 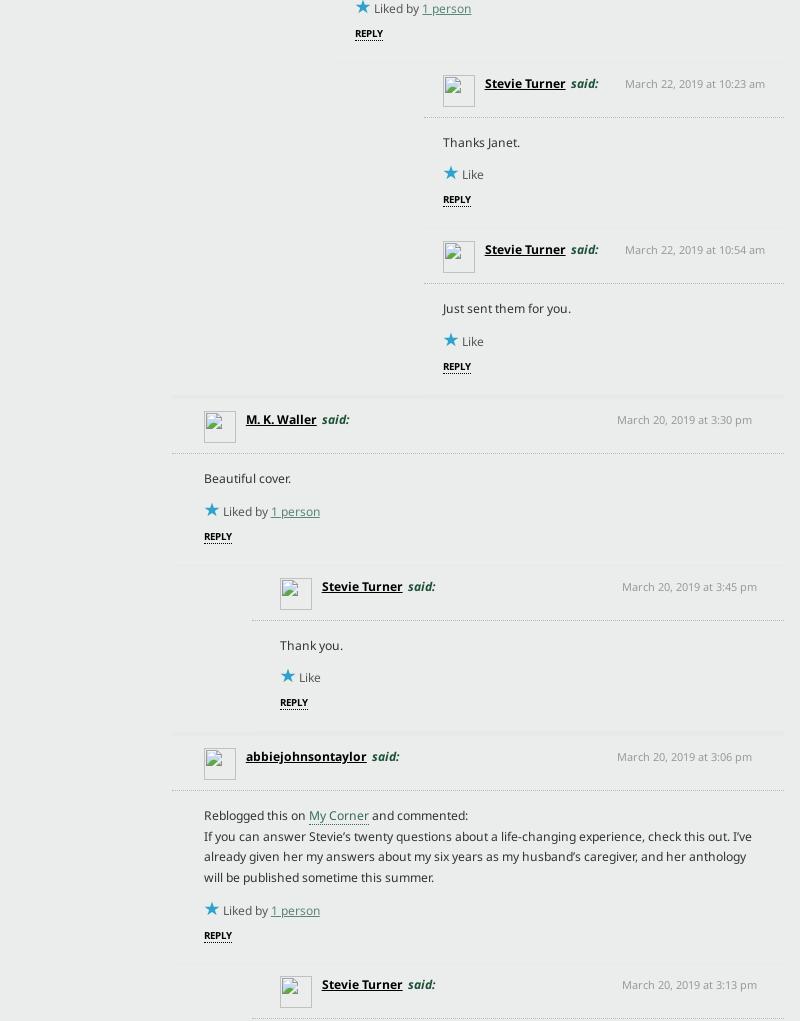 What do you see at coordinates (338, 814) in the screenshot?
I see `'My Corner'` at bounding box center [338, 814].